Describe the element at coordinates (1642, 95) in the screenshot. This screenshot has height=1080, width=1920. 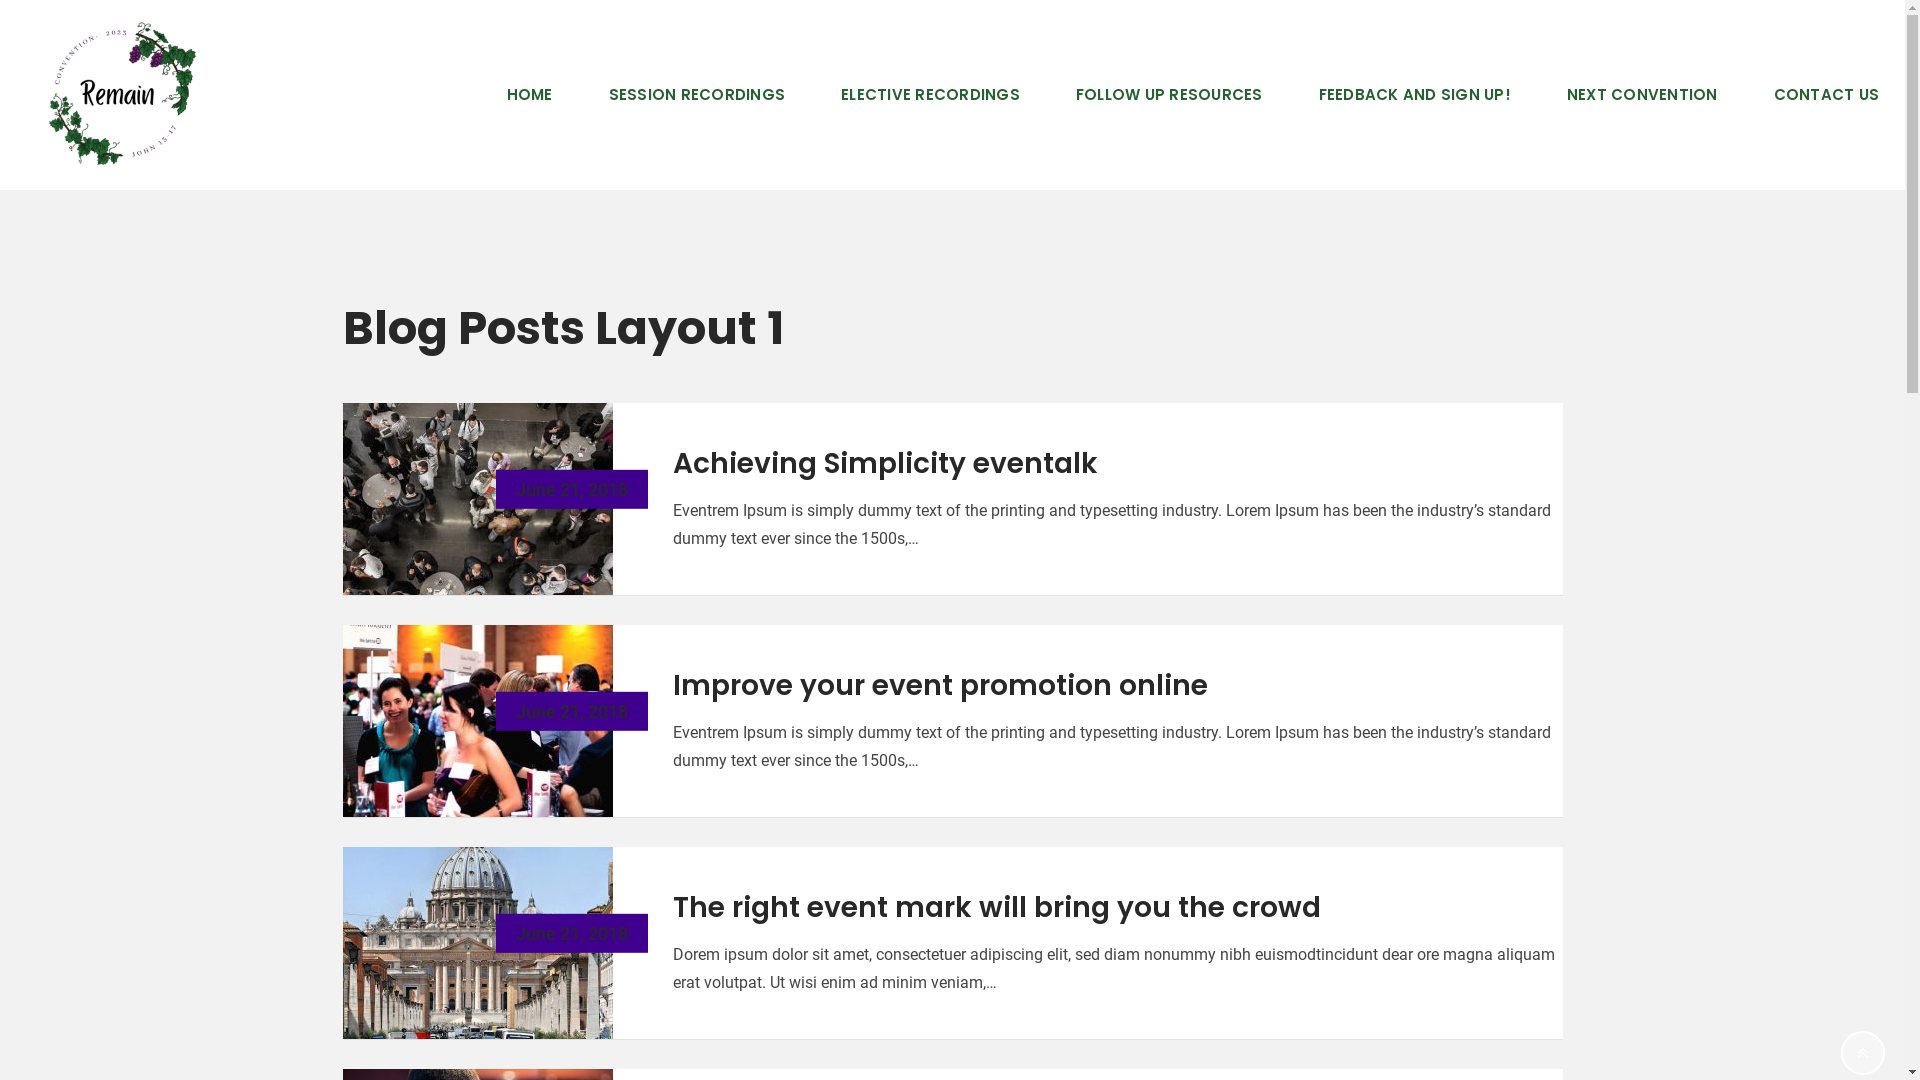
I see `'NEXT CONVENTION'` at that location.